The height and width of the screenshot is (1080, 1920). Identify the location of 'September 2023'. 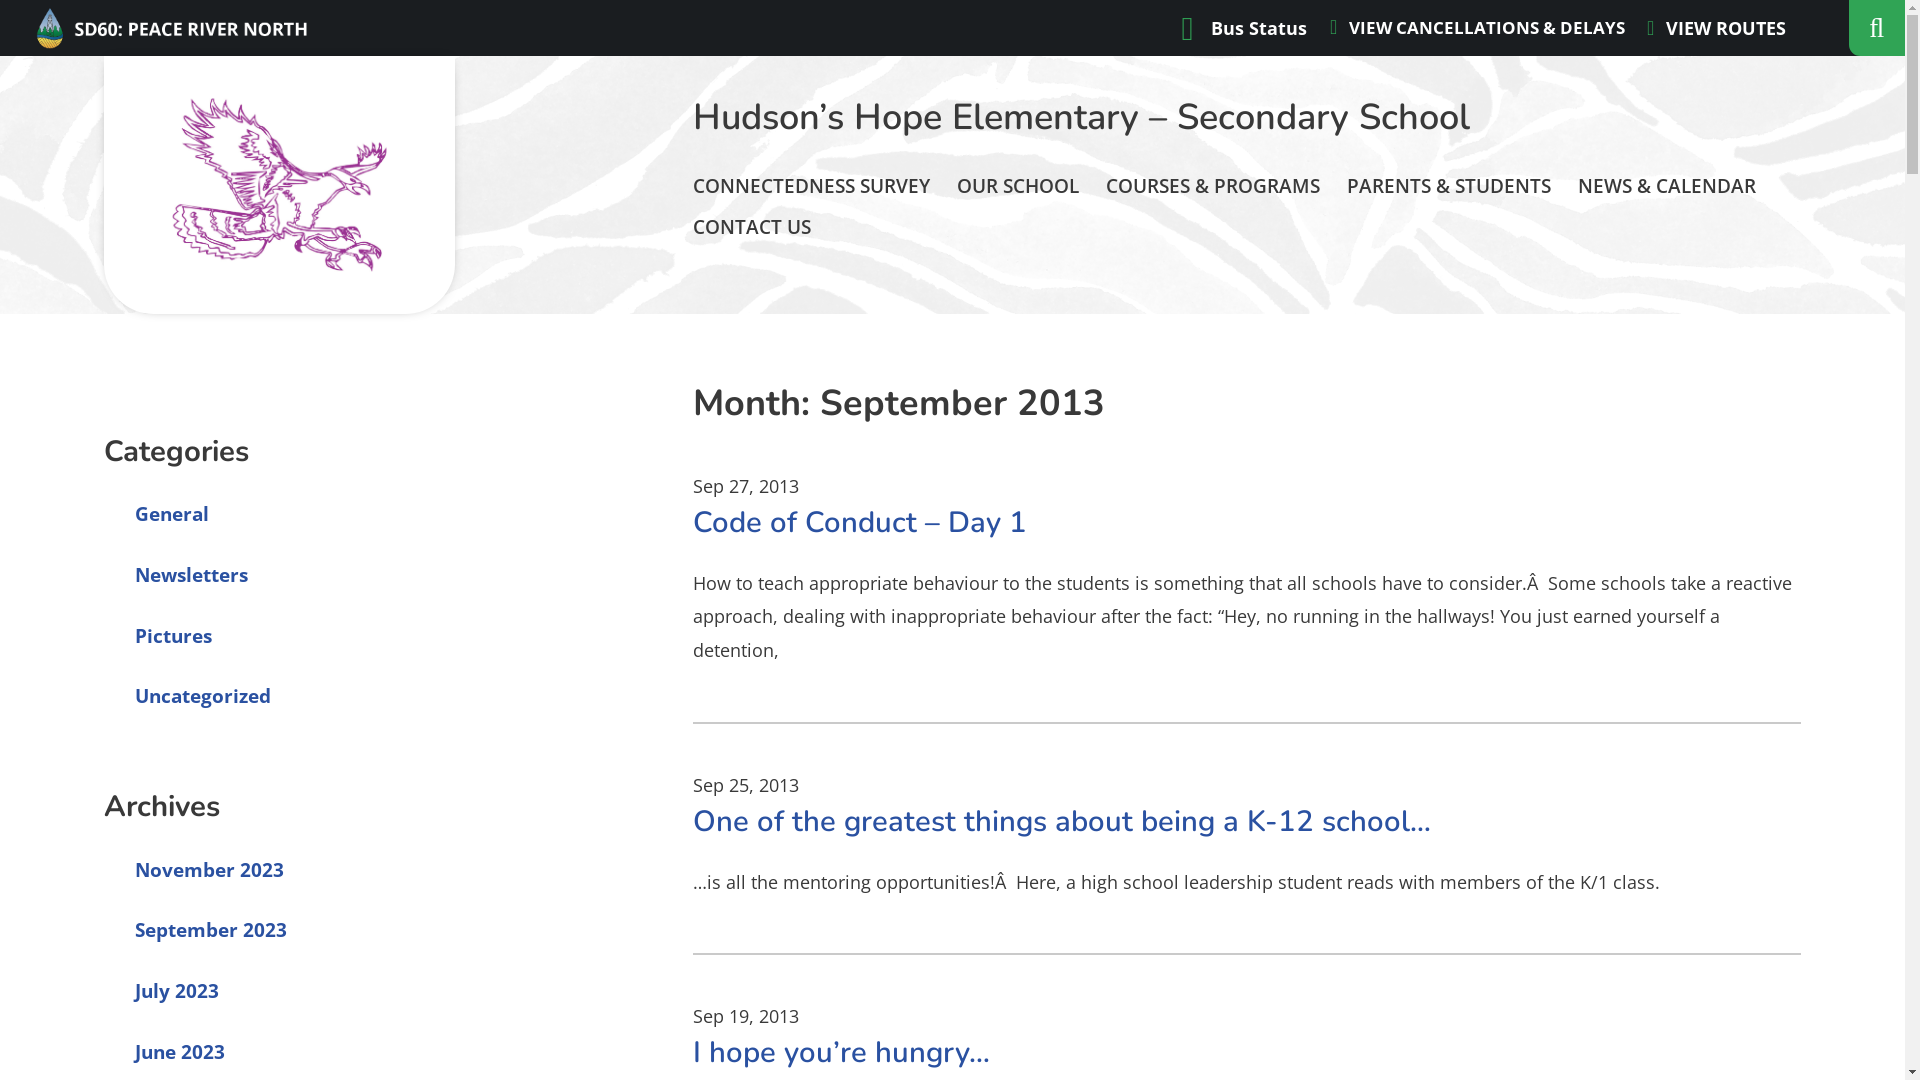
(196, 929).